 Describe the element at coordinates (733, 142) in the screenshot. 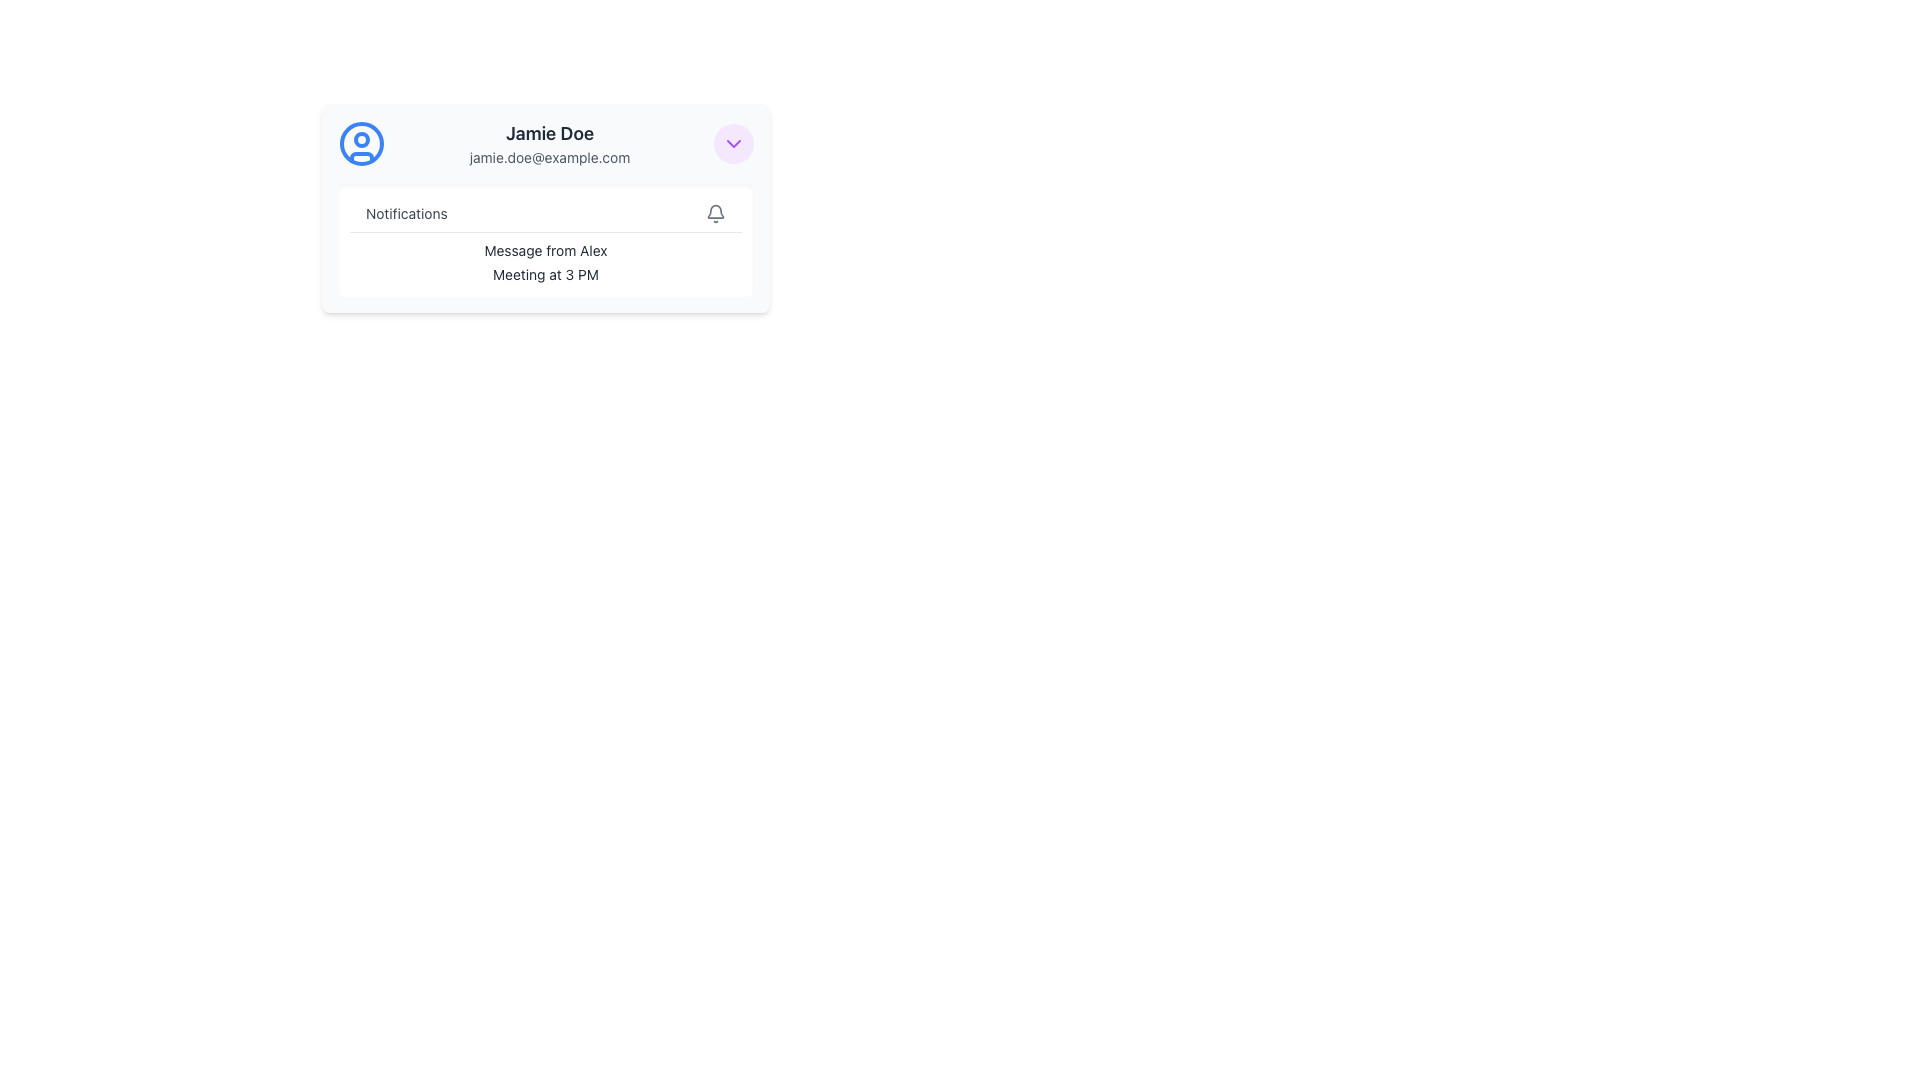

I see `the small circular button with a purple background and a downward arrow icon, located to the right of the user details for 'Jamie Doe'` at that location.